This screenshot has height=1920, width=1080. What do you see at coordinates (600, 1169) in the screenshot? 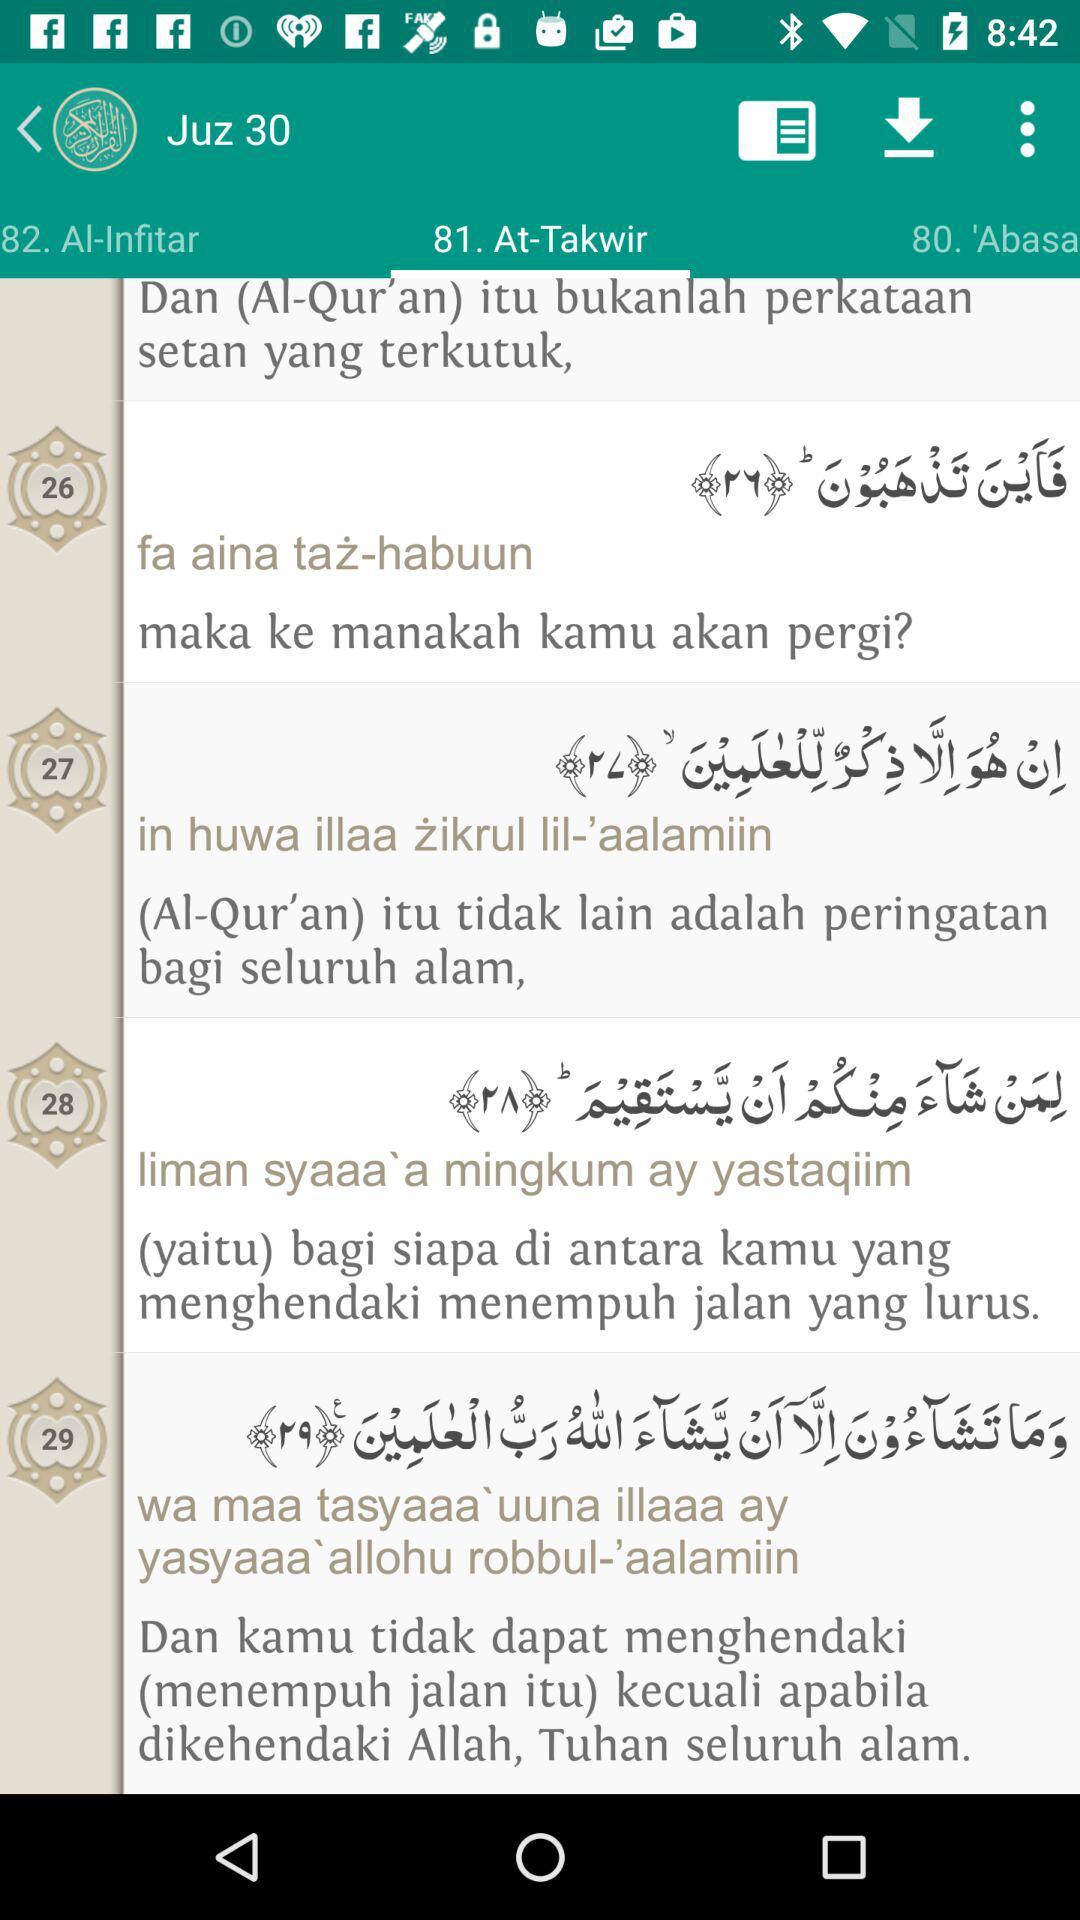
I see `the liman saaa a` at bounding box center [600, 1169].